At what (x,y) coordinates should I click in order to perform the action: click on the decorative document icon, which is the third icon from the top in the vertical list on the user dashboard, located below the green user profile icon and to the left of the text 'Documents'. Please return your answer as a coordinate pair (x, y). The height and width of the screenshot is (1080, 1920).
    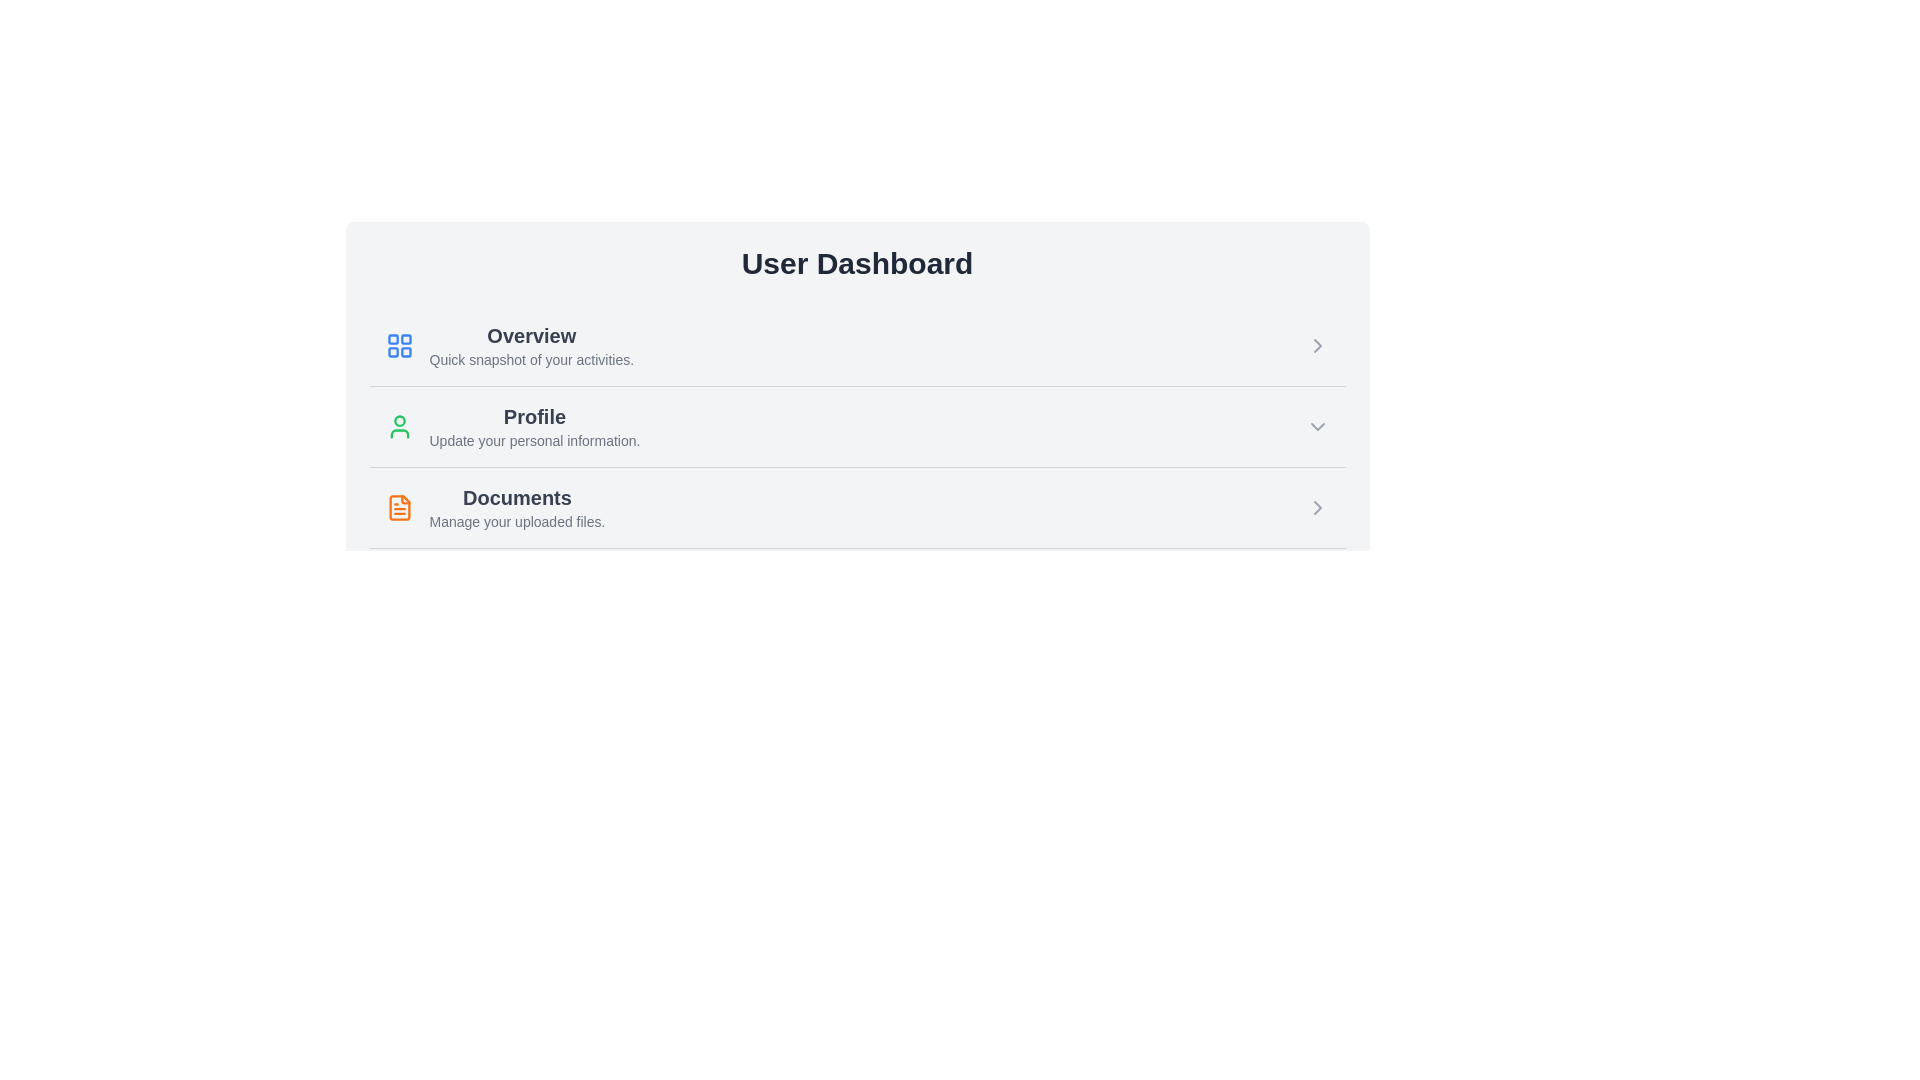
    Looking at the image, I should click on (399, 507).